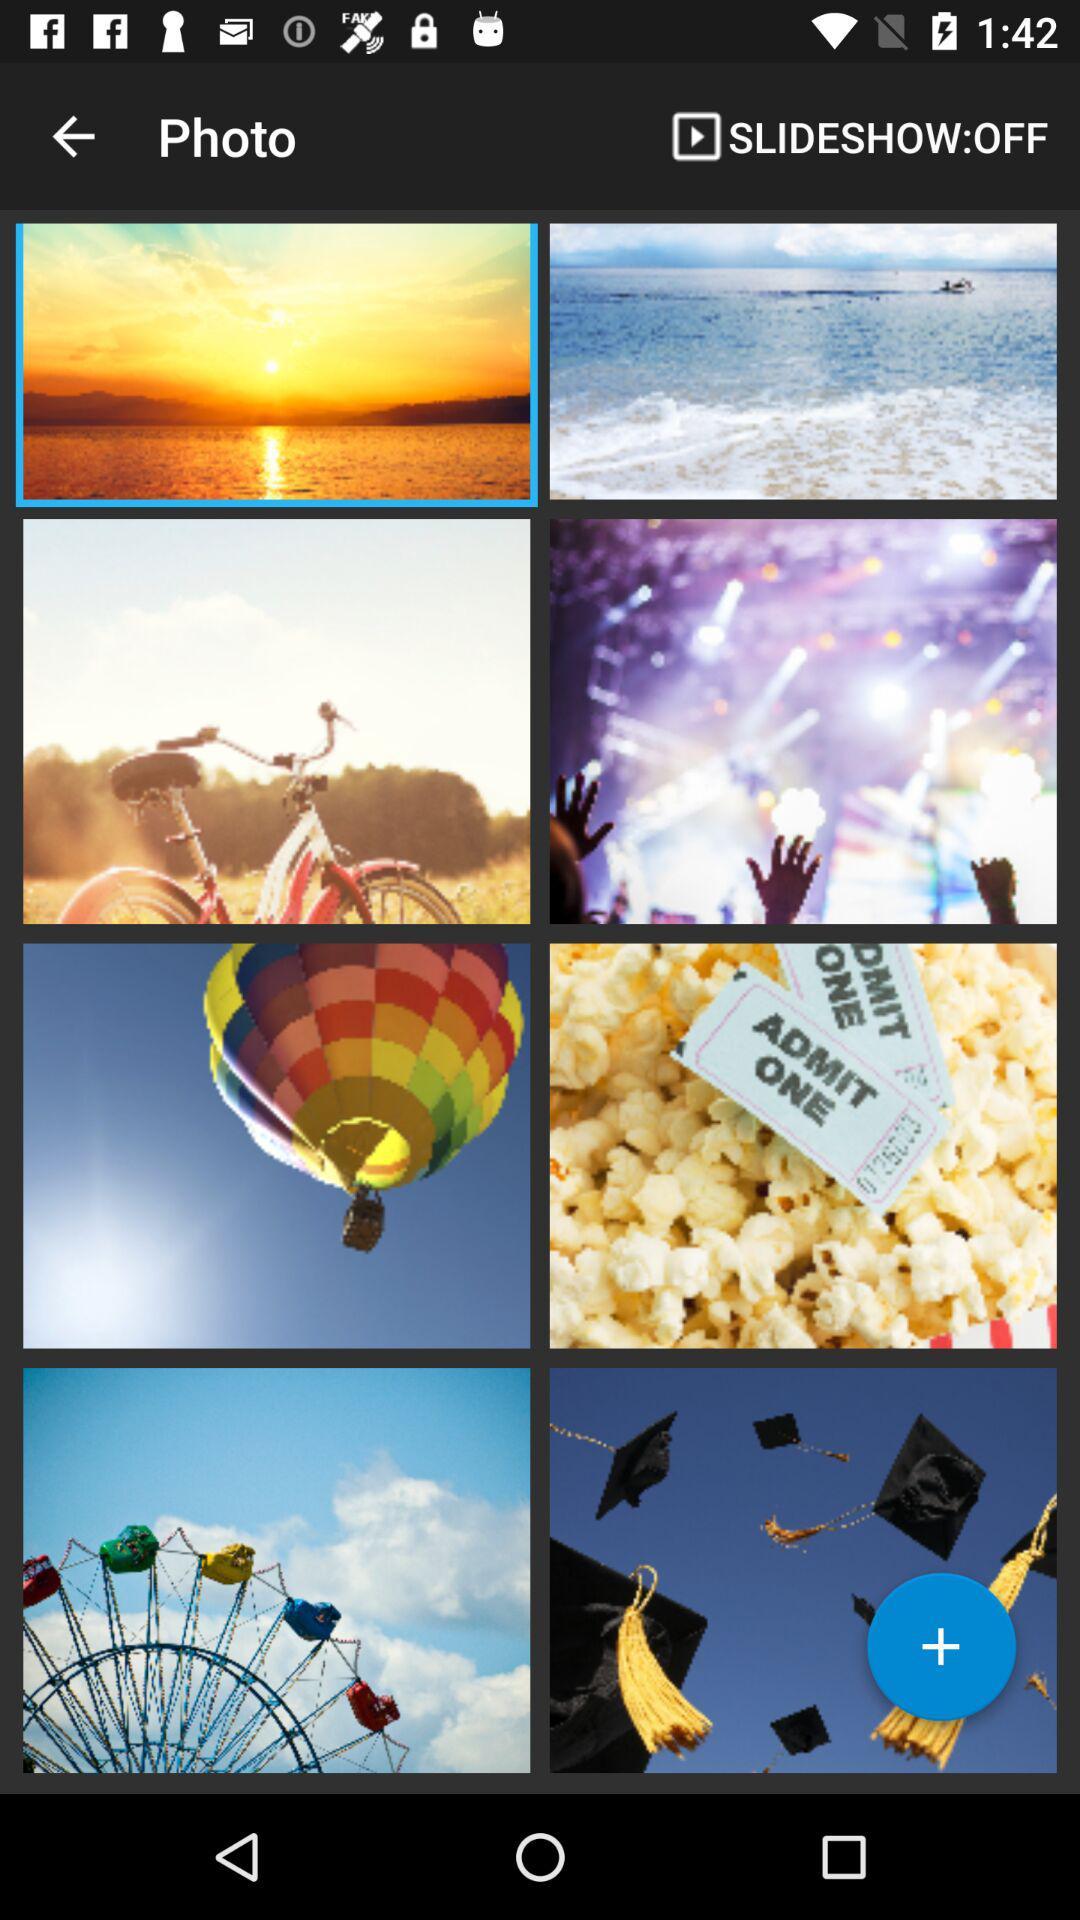  I want to click on photo, so click(802, 364).